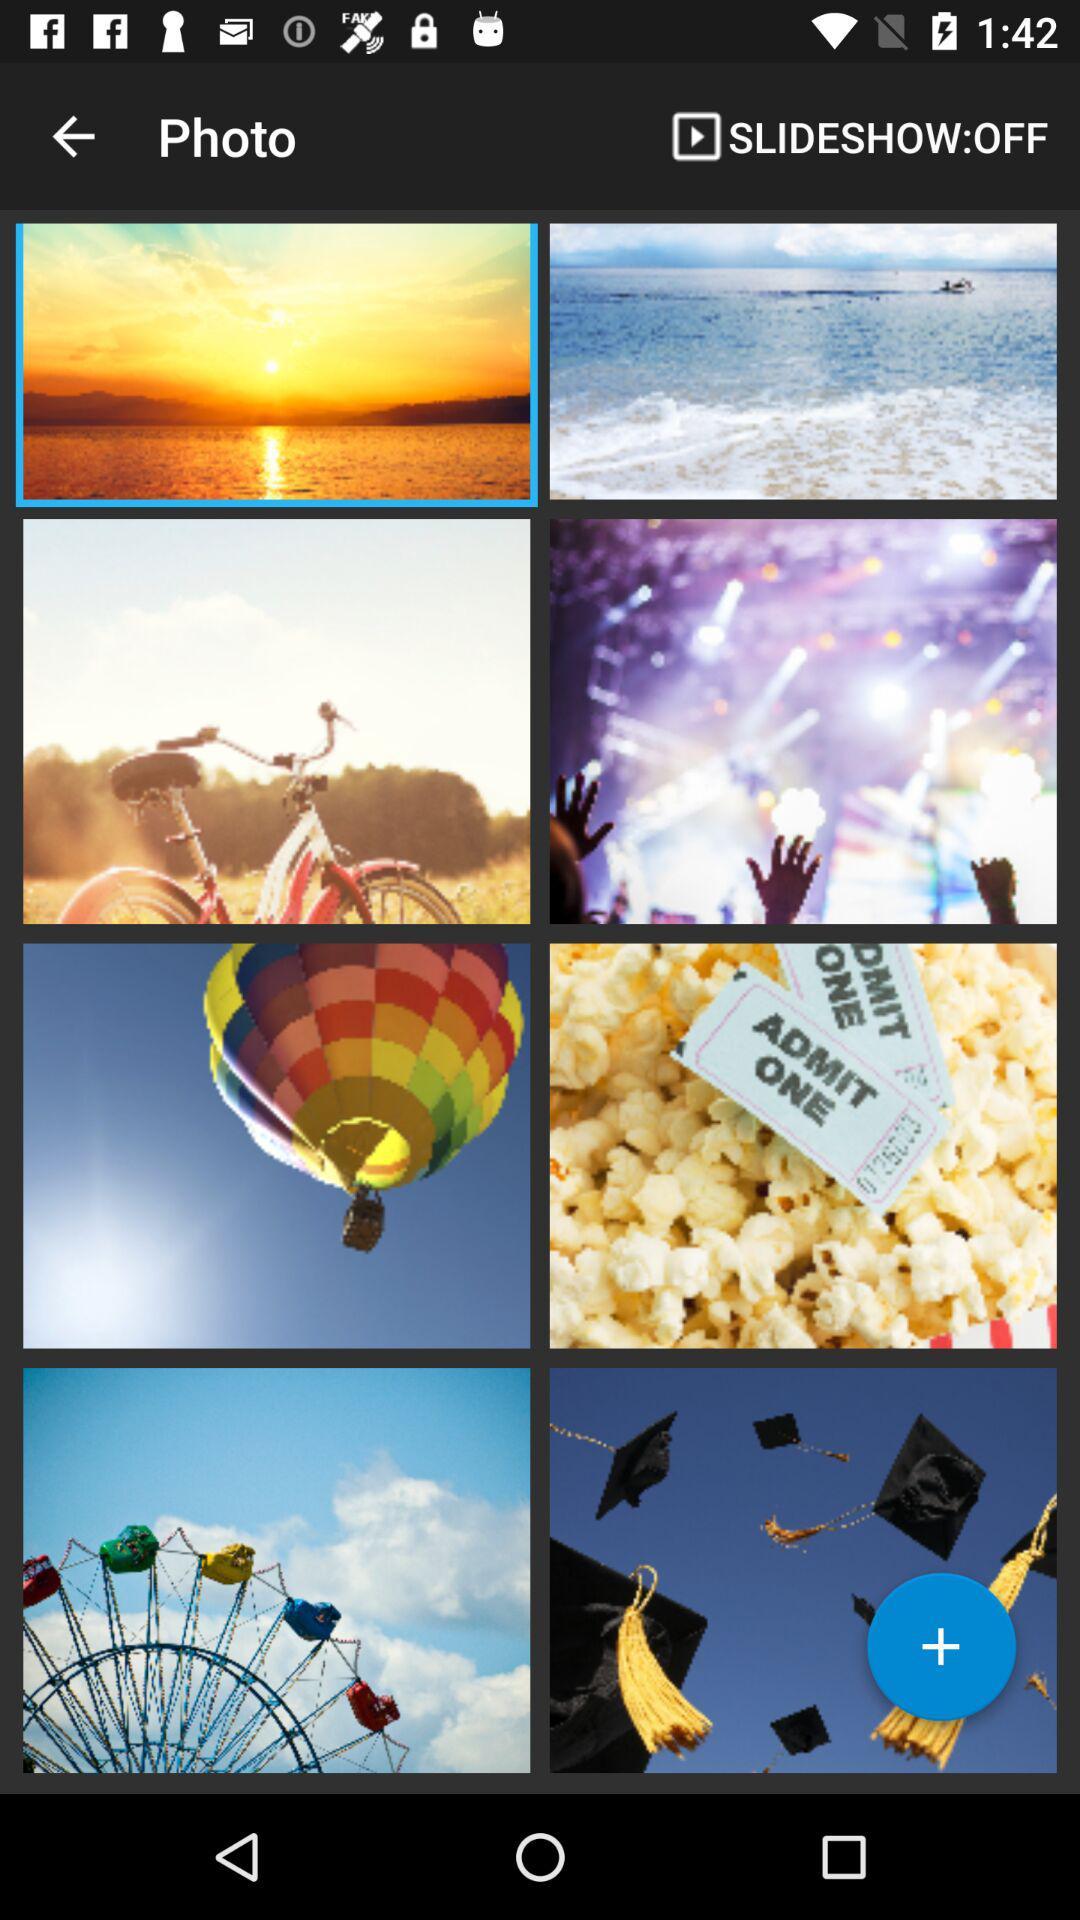  I want to click on photo, so click(802, 364).